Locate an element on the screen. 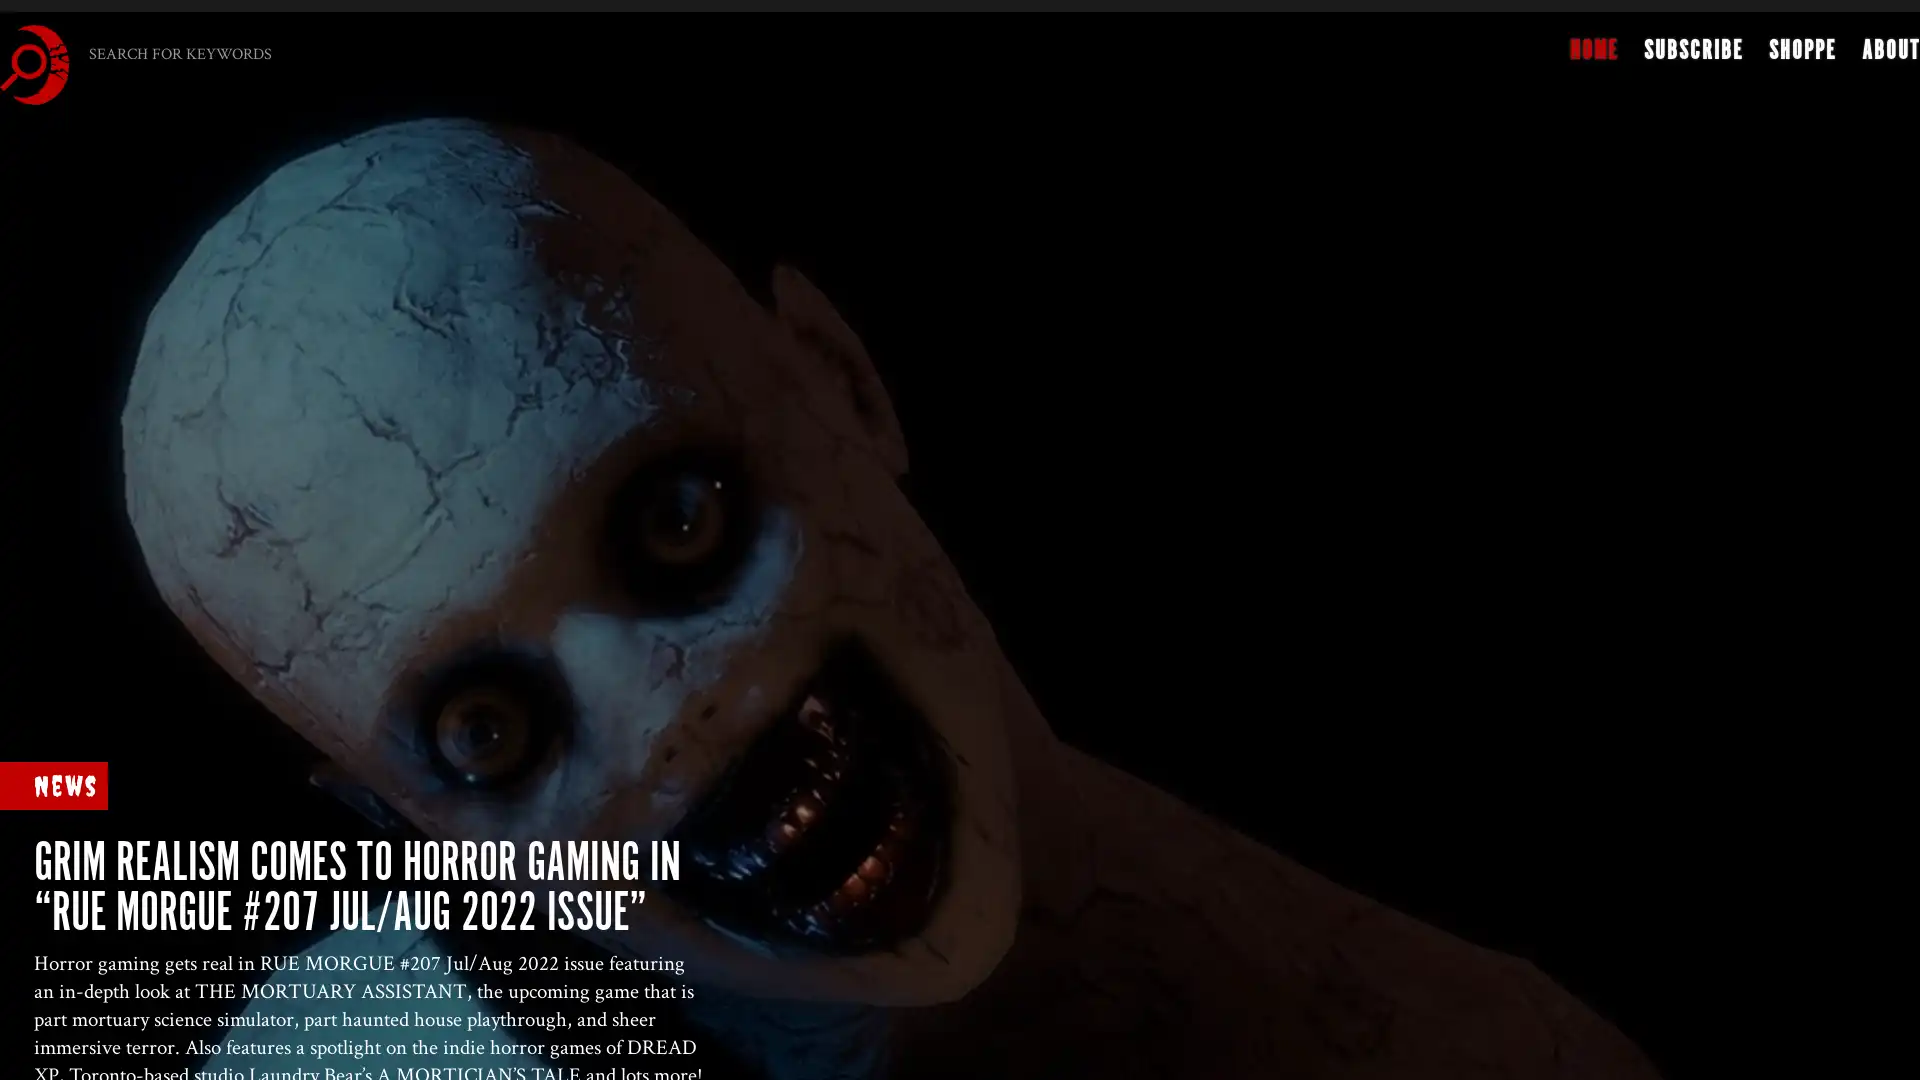 The width and height of the screenshot is (1920, 1080). Gals n' ghouls read RUE MORGUE is located at coordinates (839, 349).